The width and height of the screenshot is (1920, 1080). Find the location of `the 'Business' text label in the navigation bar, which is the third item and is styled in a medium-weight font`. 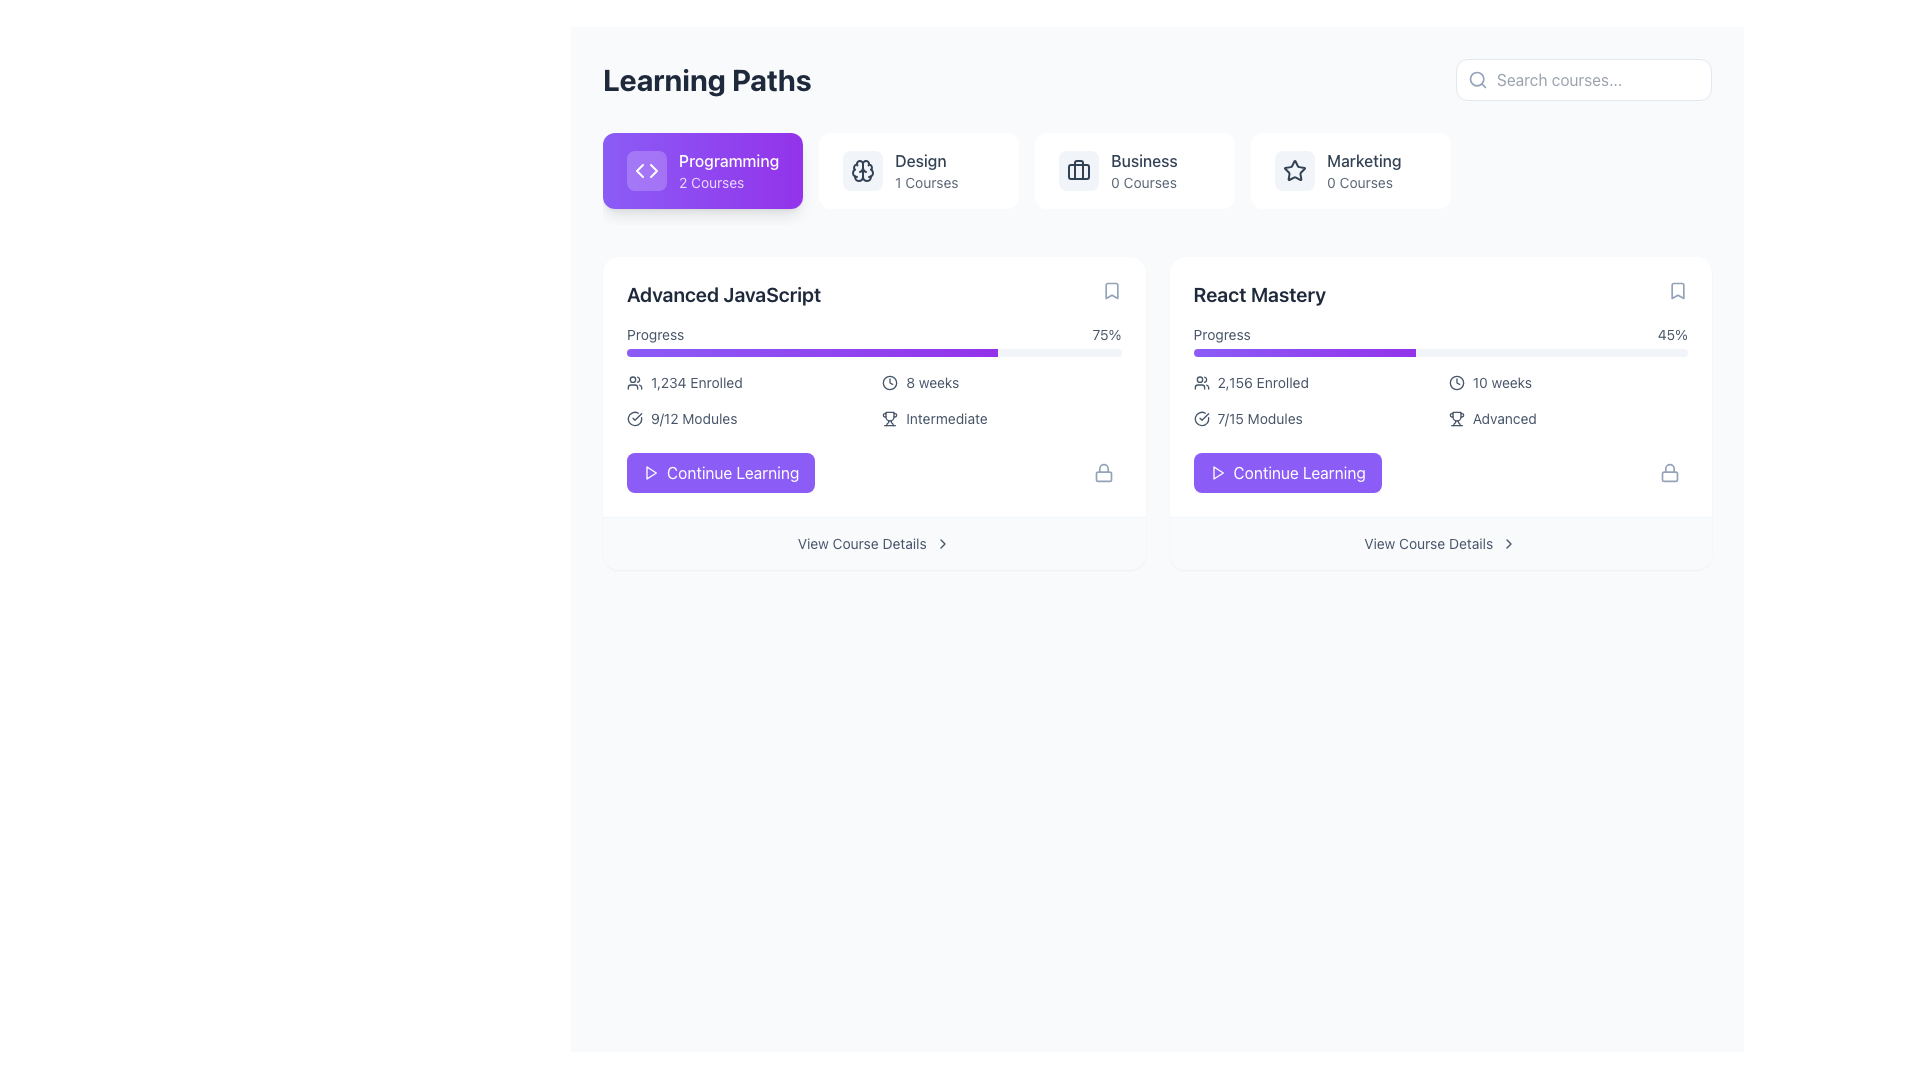

the 'Business' text label in the navigation bar, which is the third item and is styled in a medium-weight font is located at coordinates (1144, 160).